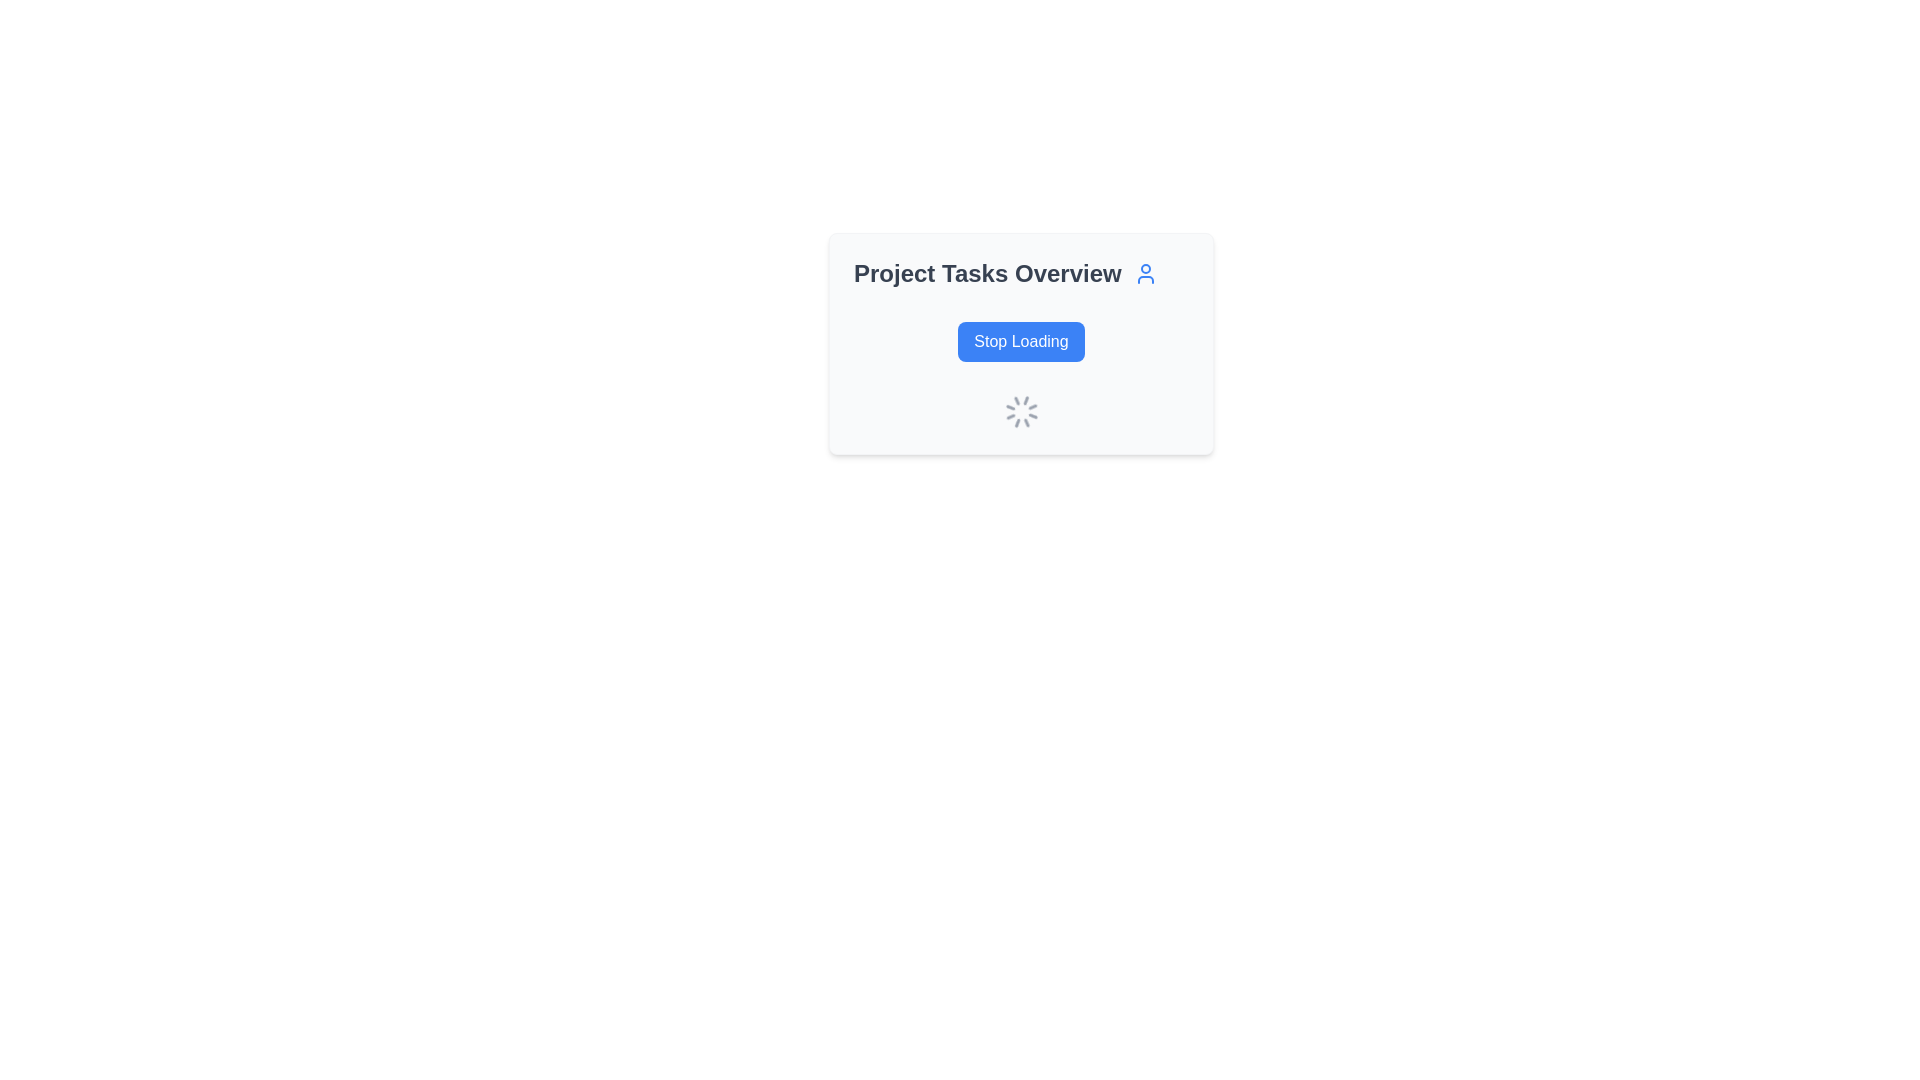 This screenshot has width=1920, height=1080. Describe the element at coordinates (1021, 342) in the screenshot. I see `the 'Stop Loading' button located within the project tasks overview panel to interrupt the loading process` at that location.